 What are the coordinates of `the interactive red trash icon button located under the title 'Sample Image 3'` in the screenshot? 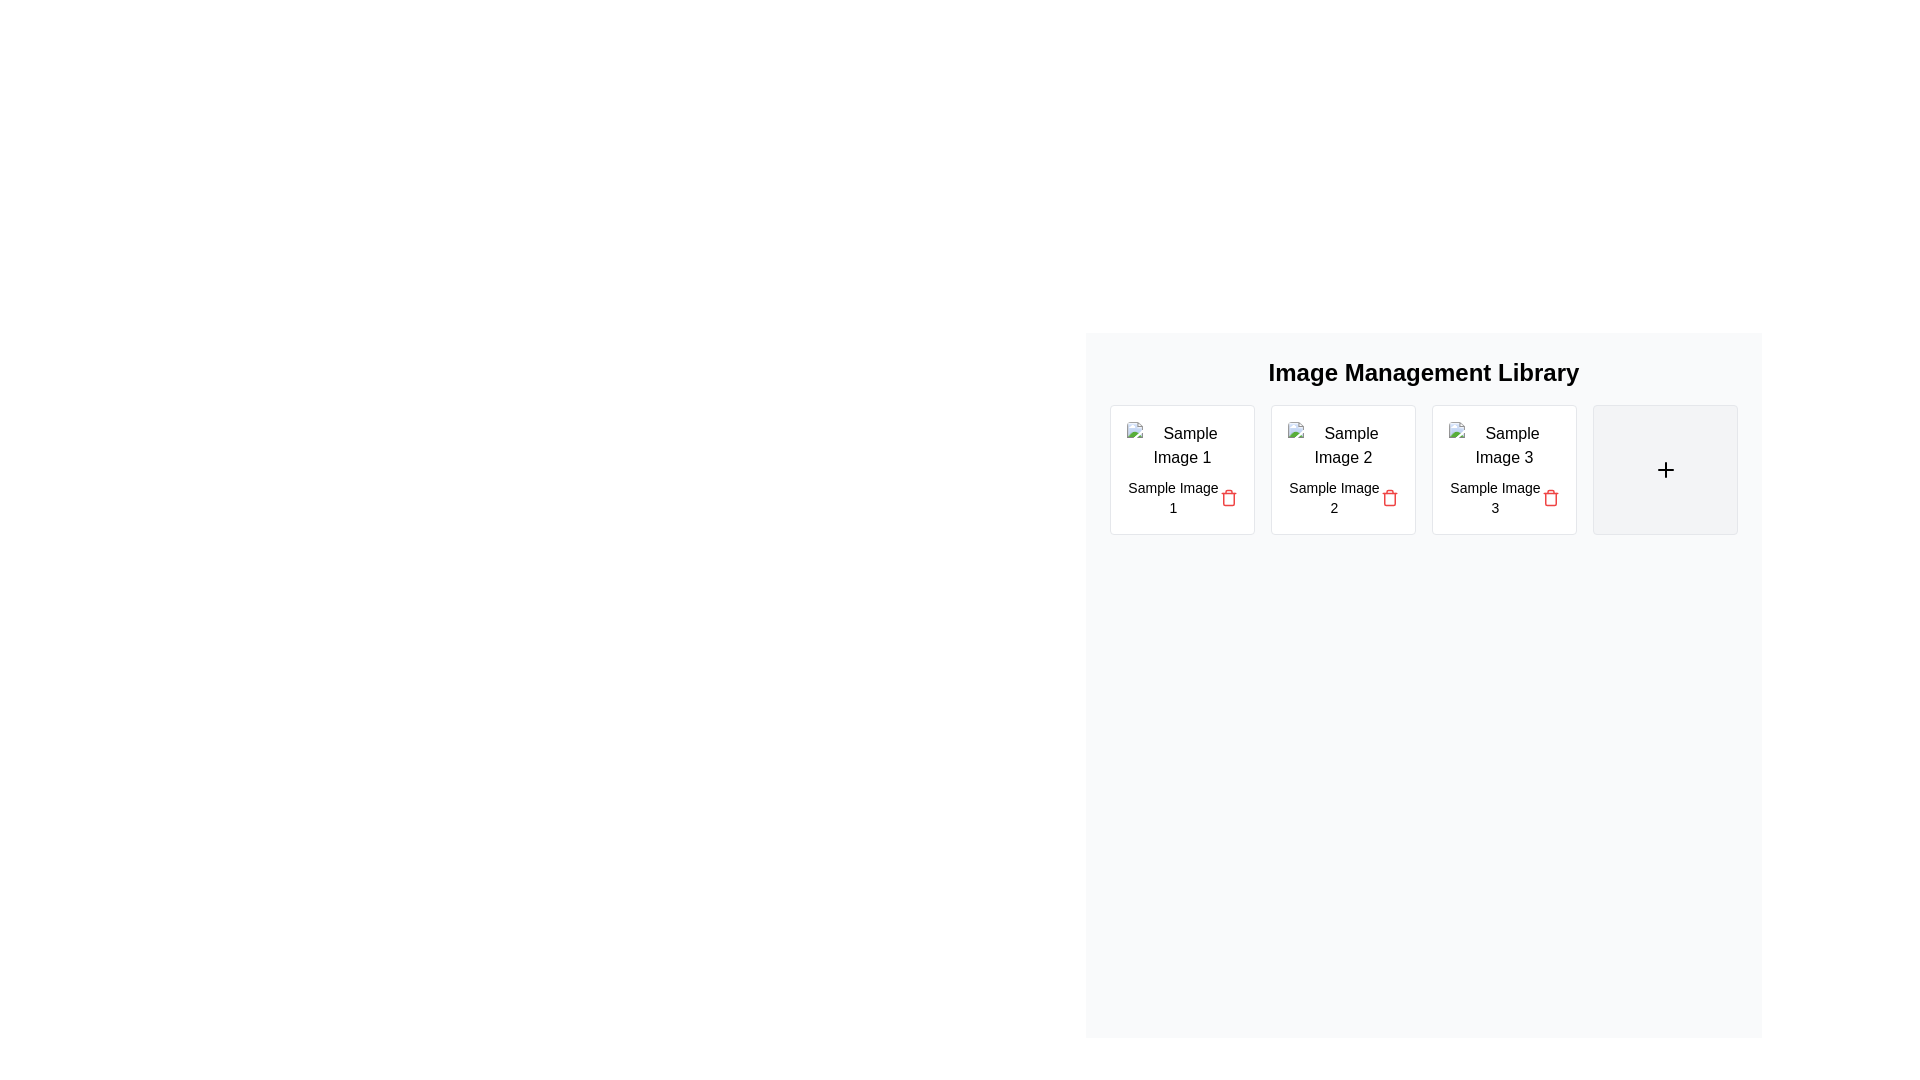 It's located at (1549, 496).